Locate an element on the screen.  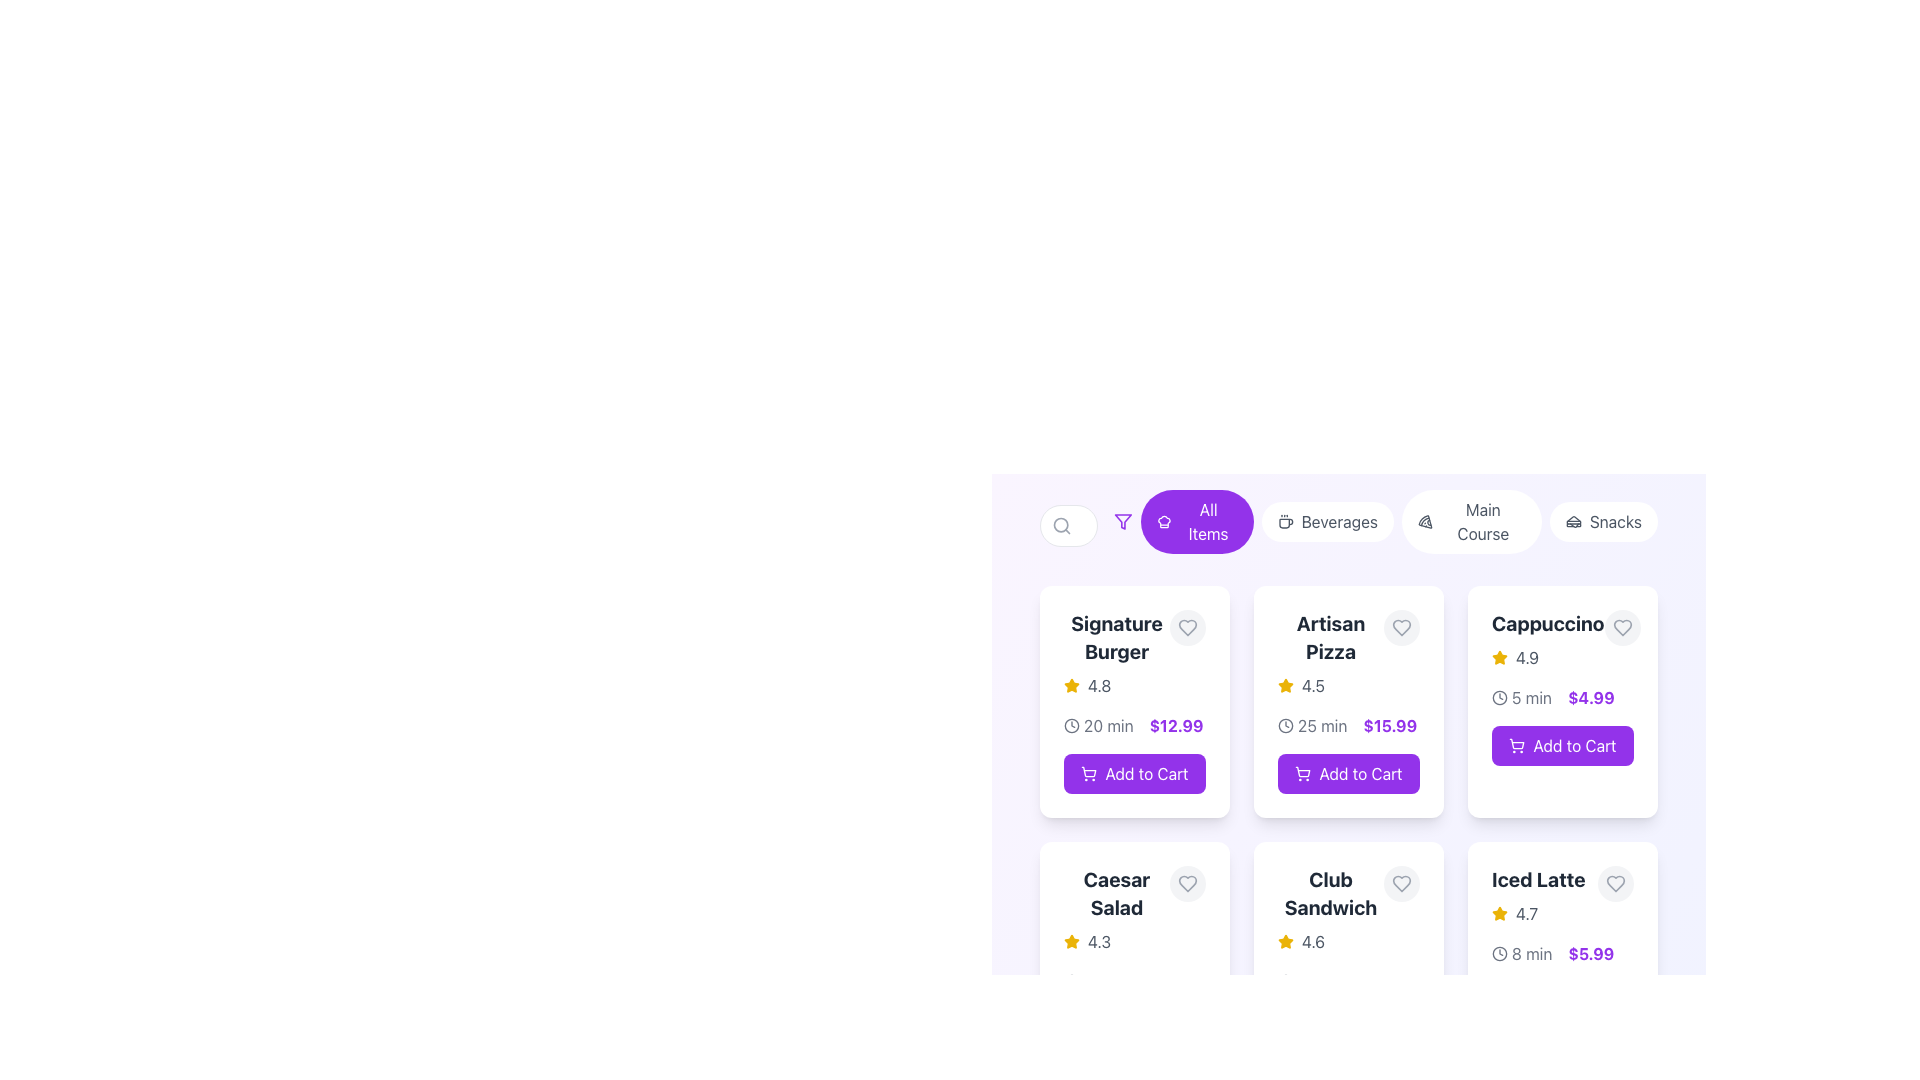
displayed information from the textual display element showing 'Cappuccino' and the rating '4.9' with a yellow star icon, located in the top-right card of the grid layout is located at coordinates (1547, 640).